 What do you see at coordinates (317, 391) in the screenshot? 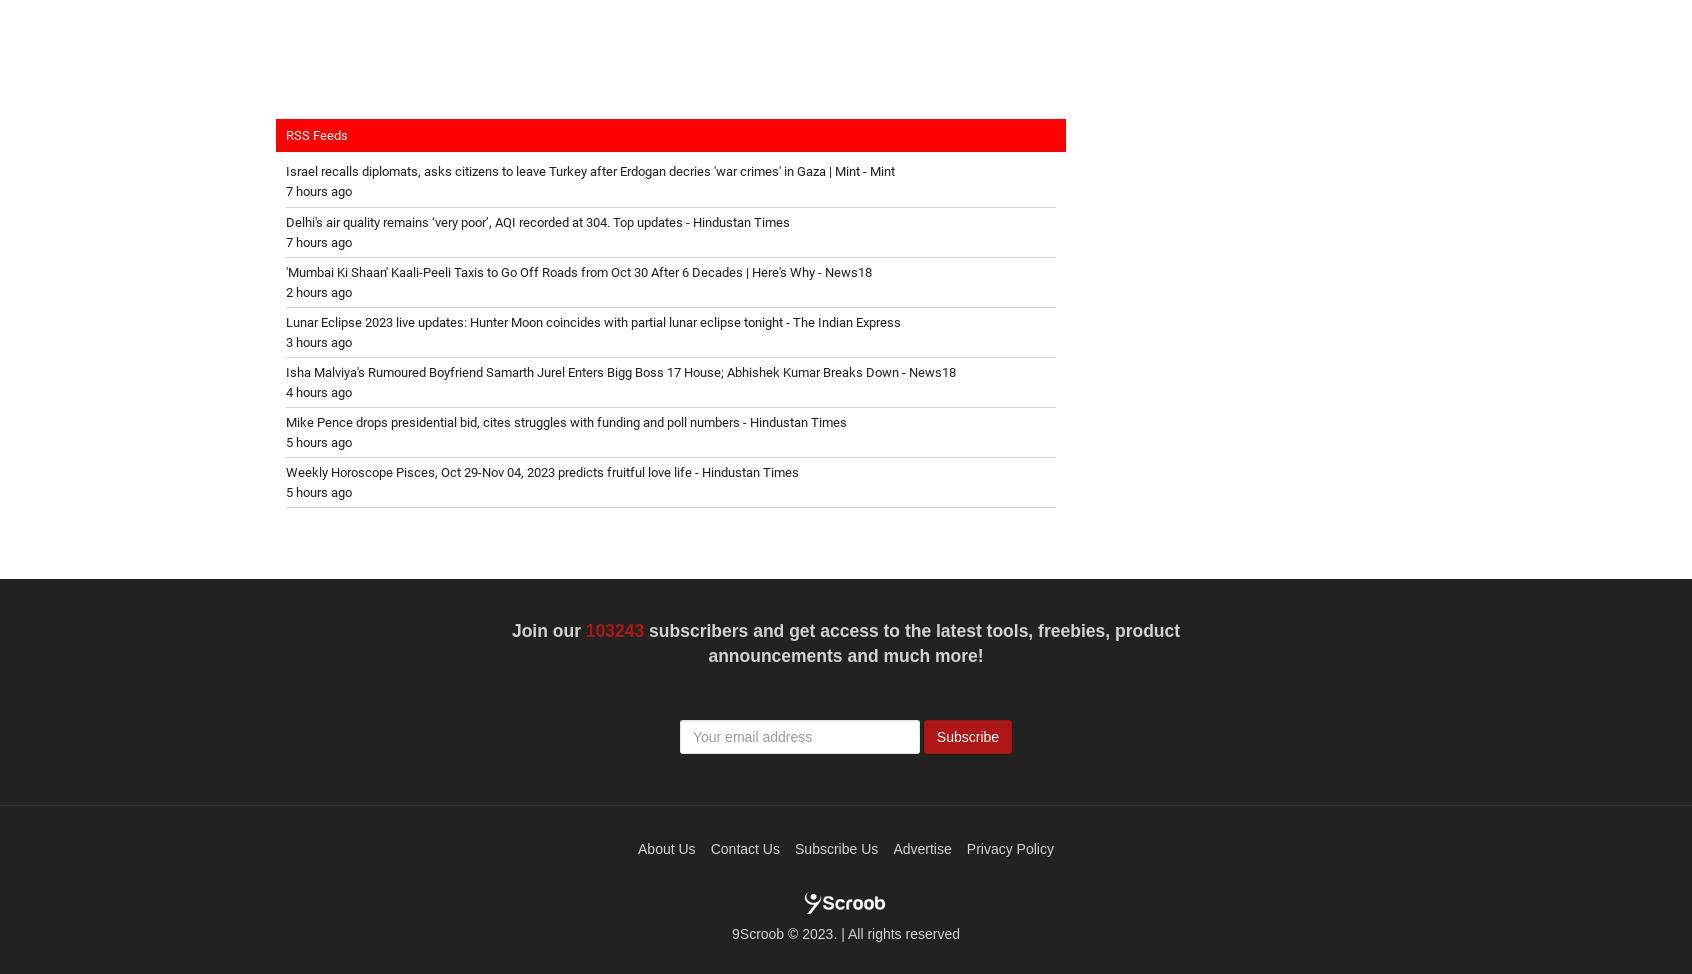
I see `'4 hours ago'` at bounding box center [317, 391].